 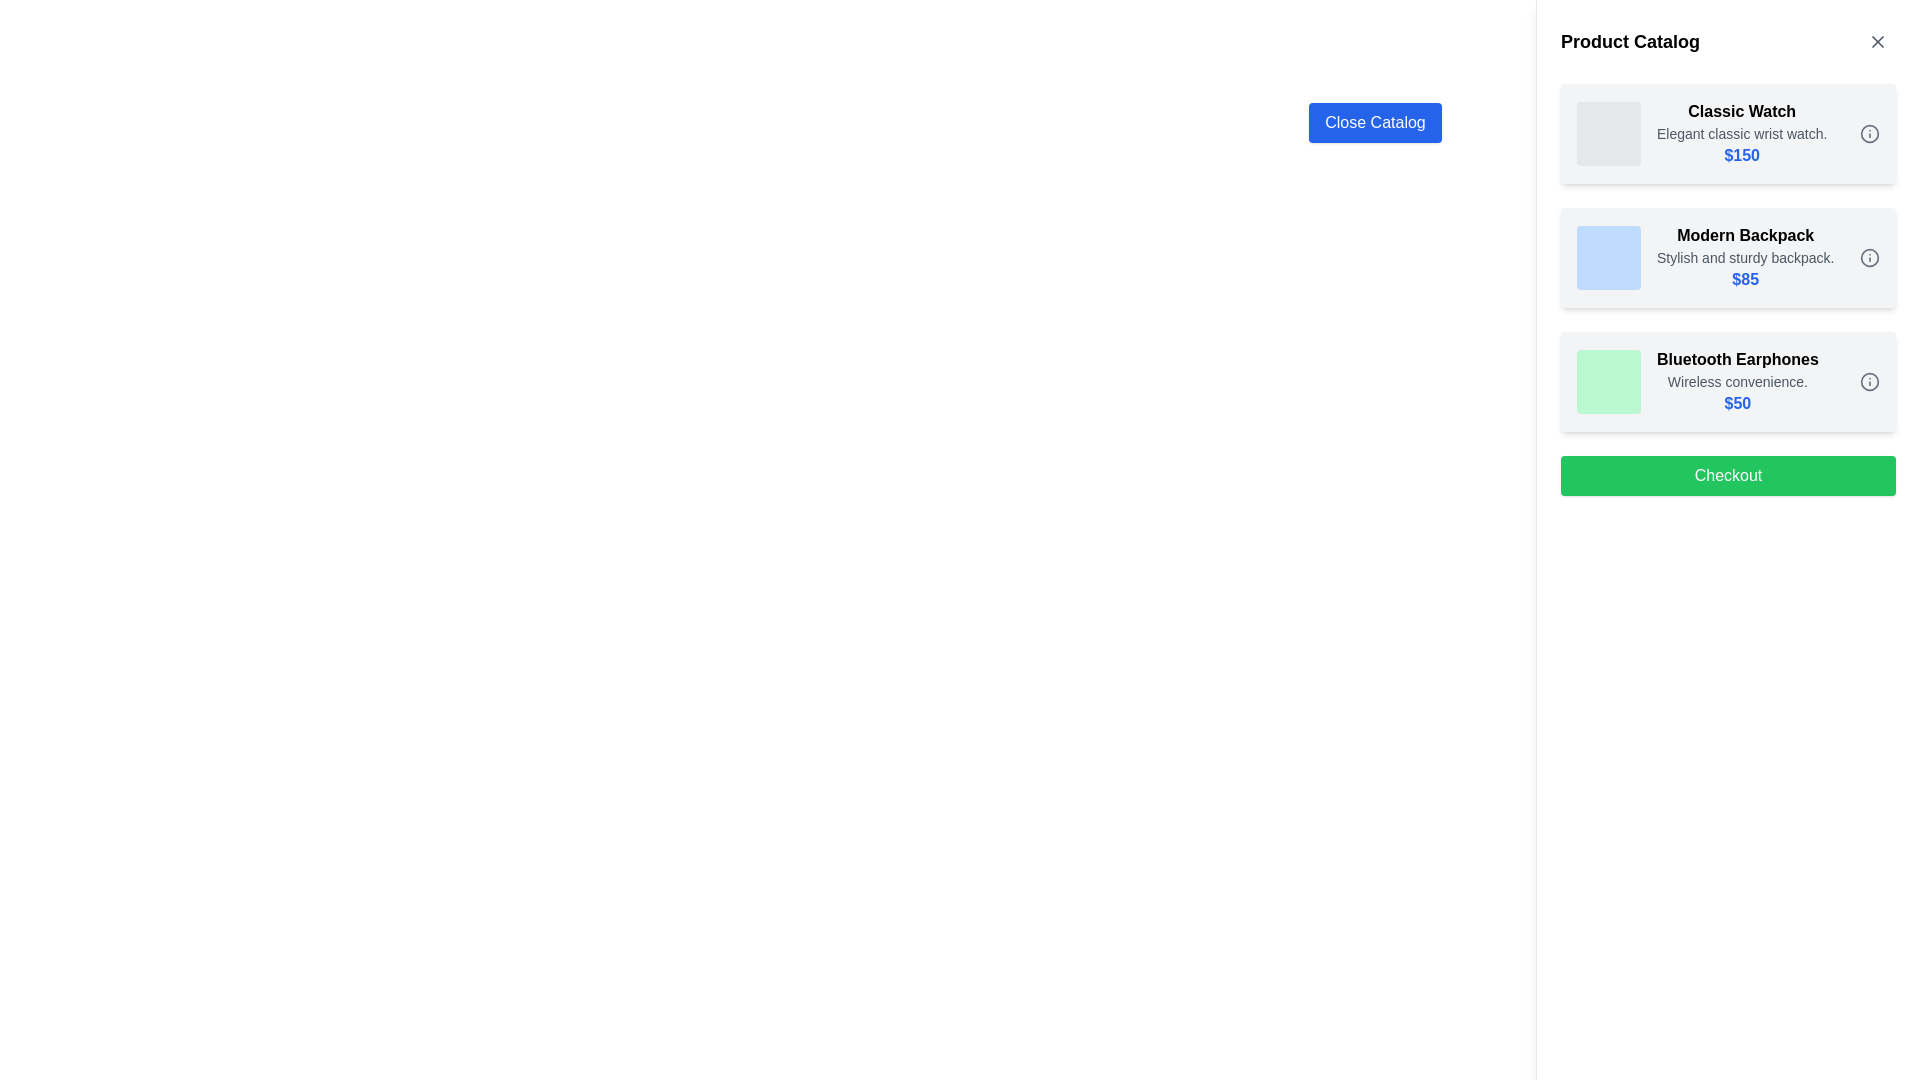 What do you see at coordinates (1704, 257) in the screenshot?
I see `the product item in the catalog` at bounding box center [1704, 257].